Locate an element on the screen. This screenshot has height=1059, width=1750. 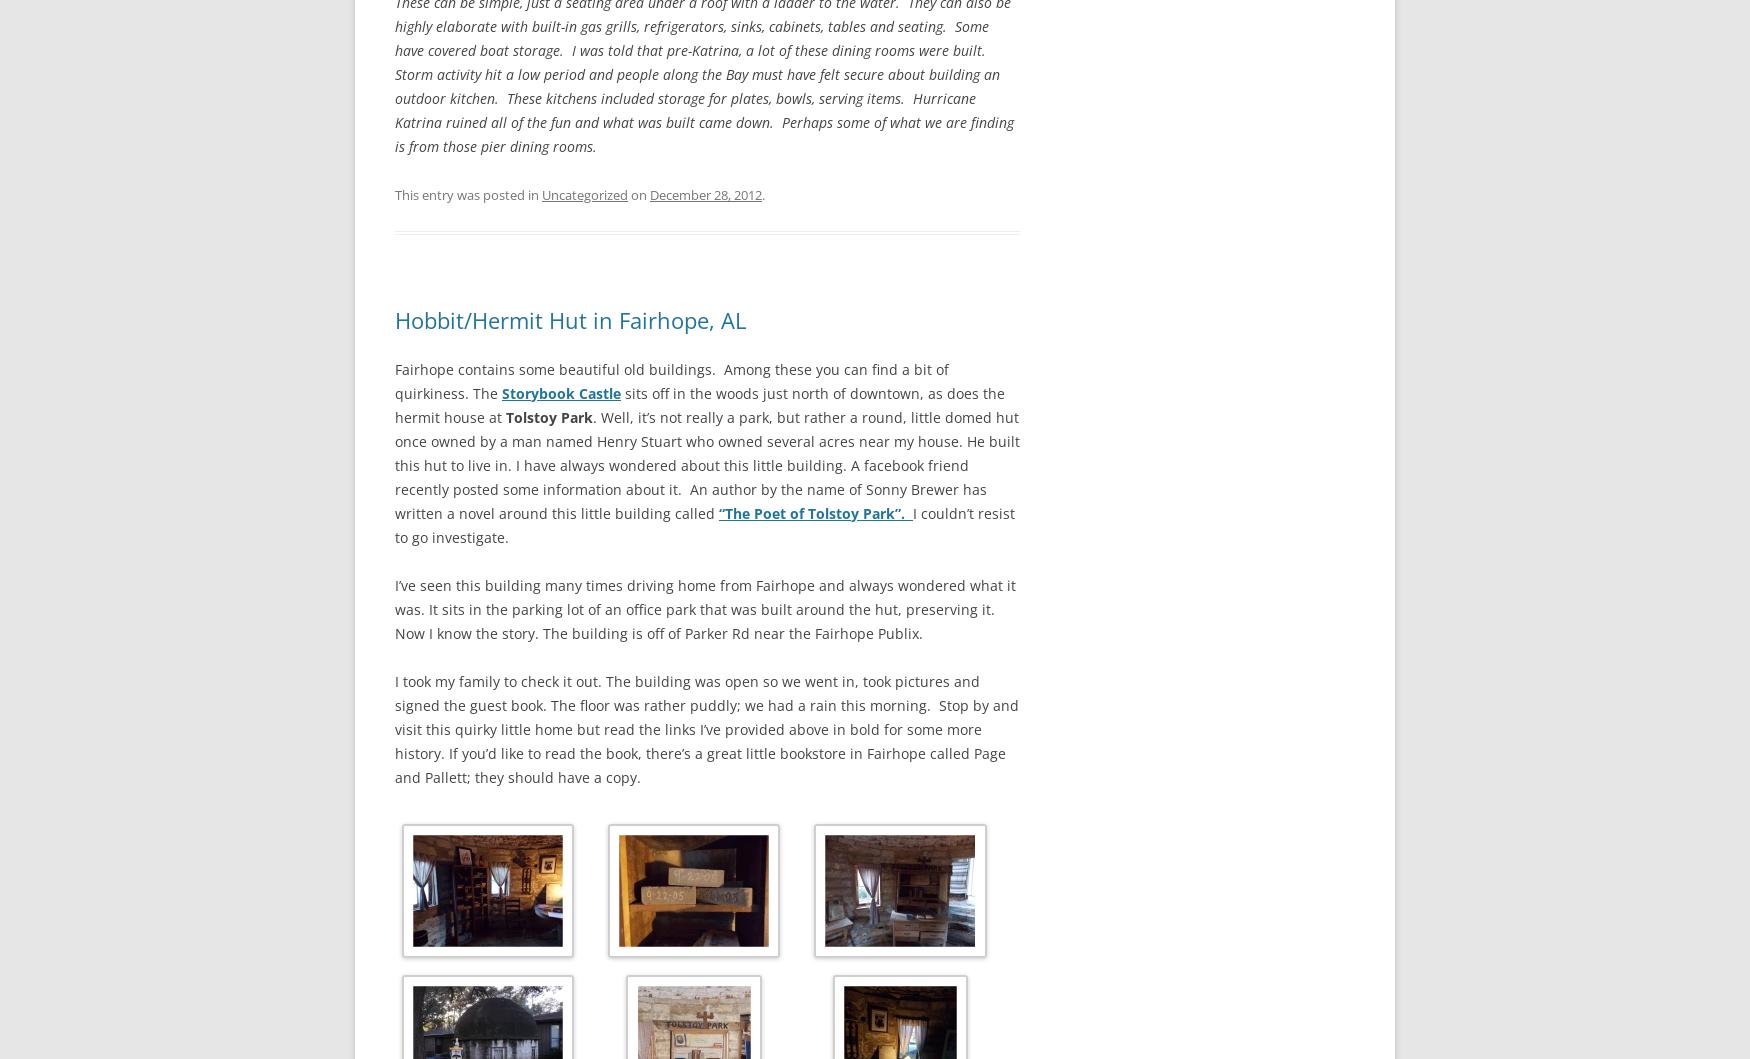
'on' is located at coordinates (637, 193).